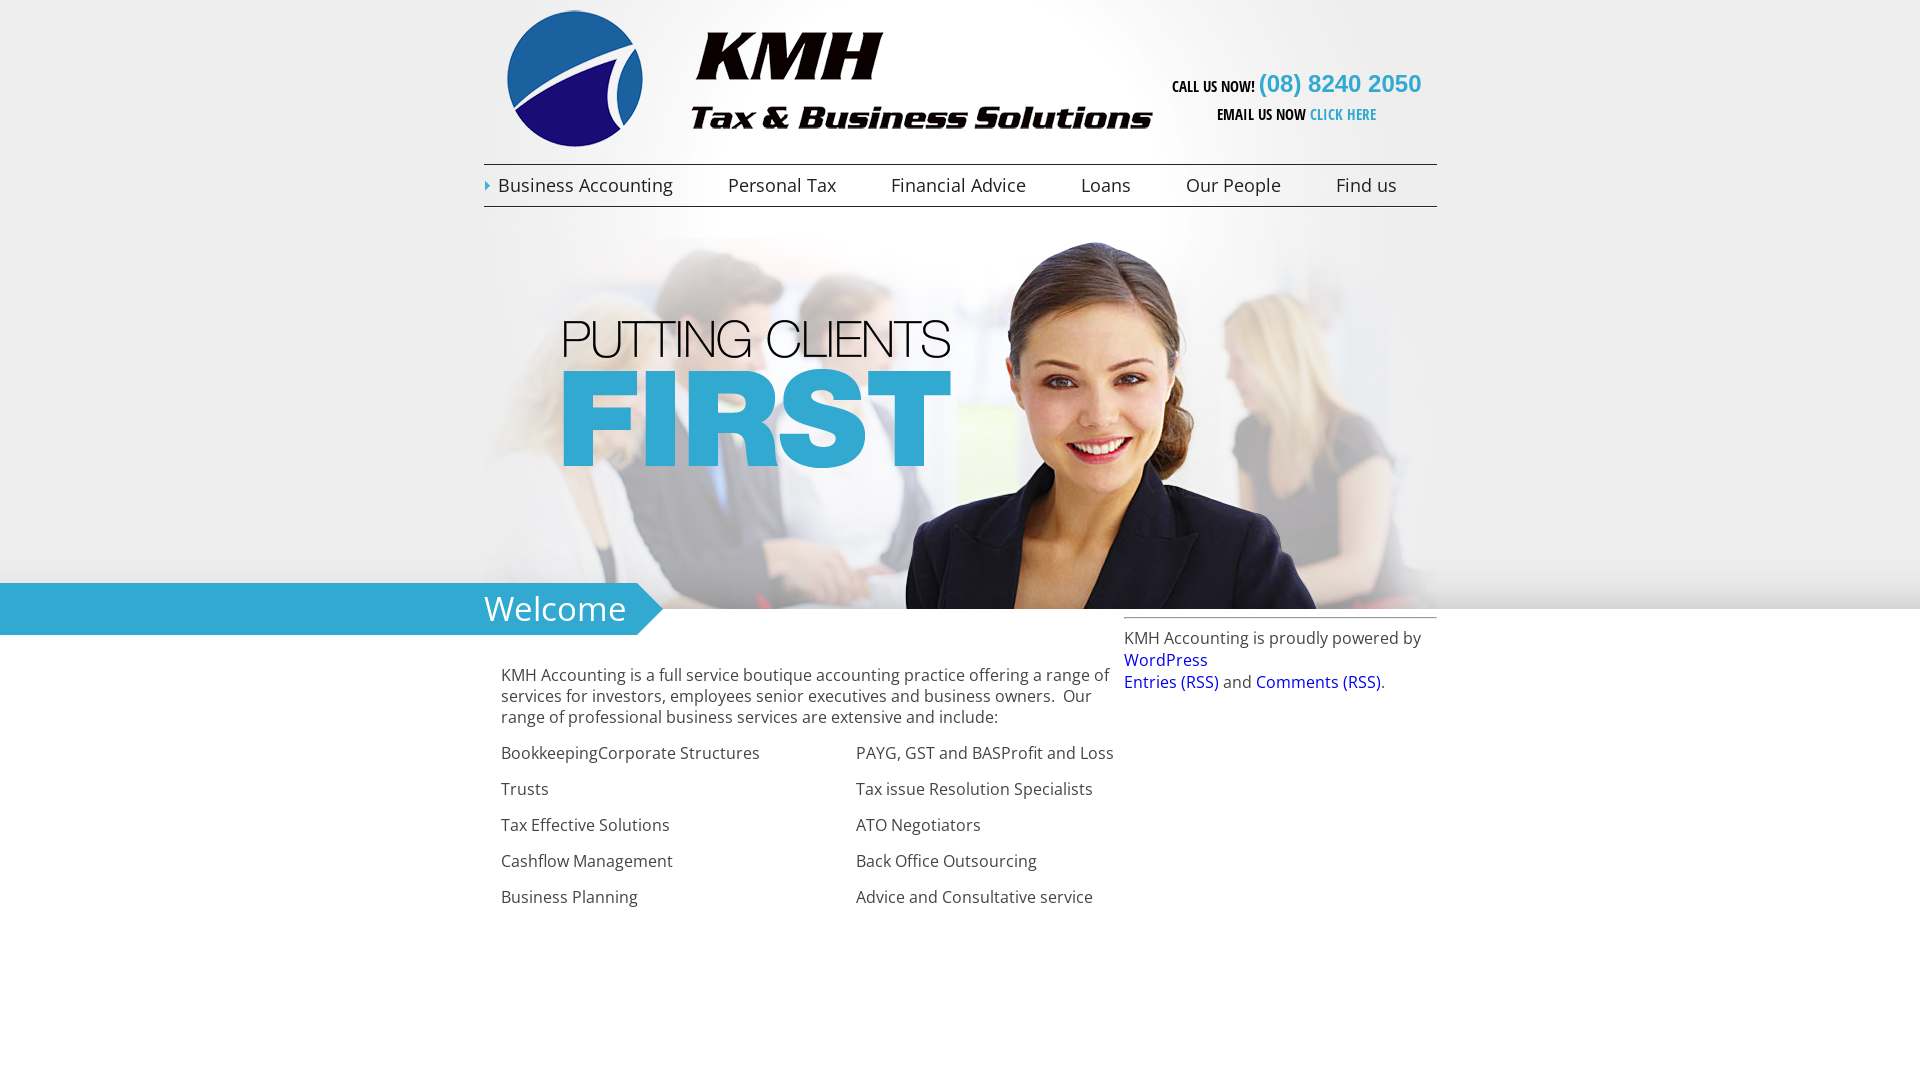 The width and height of the screenshot is (1920, 1080). Describe the element at coordinates (1117, 185) in the screenshot. I see `'Loans'` at that location.